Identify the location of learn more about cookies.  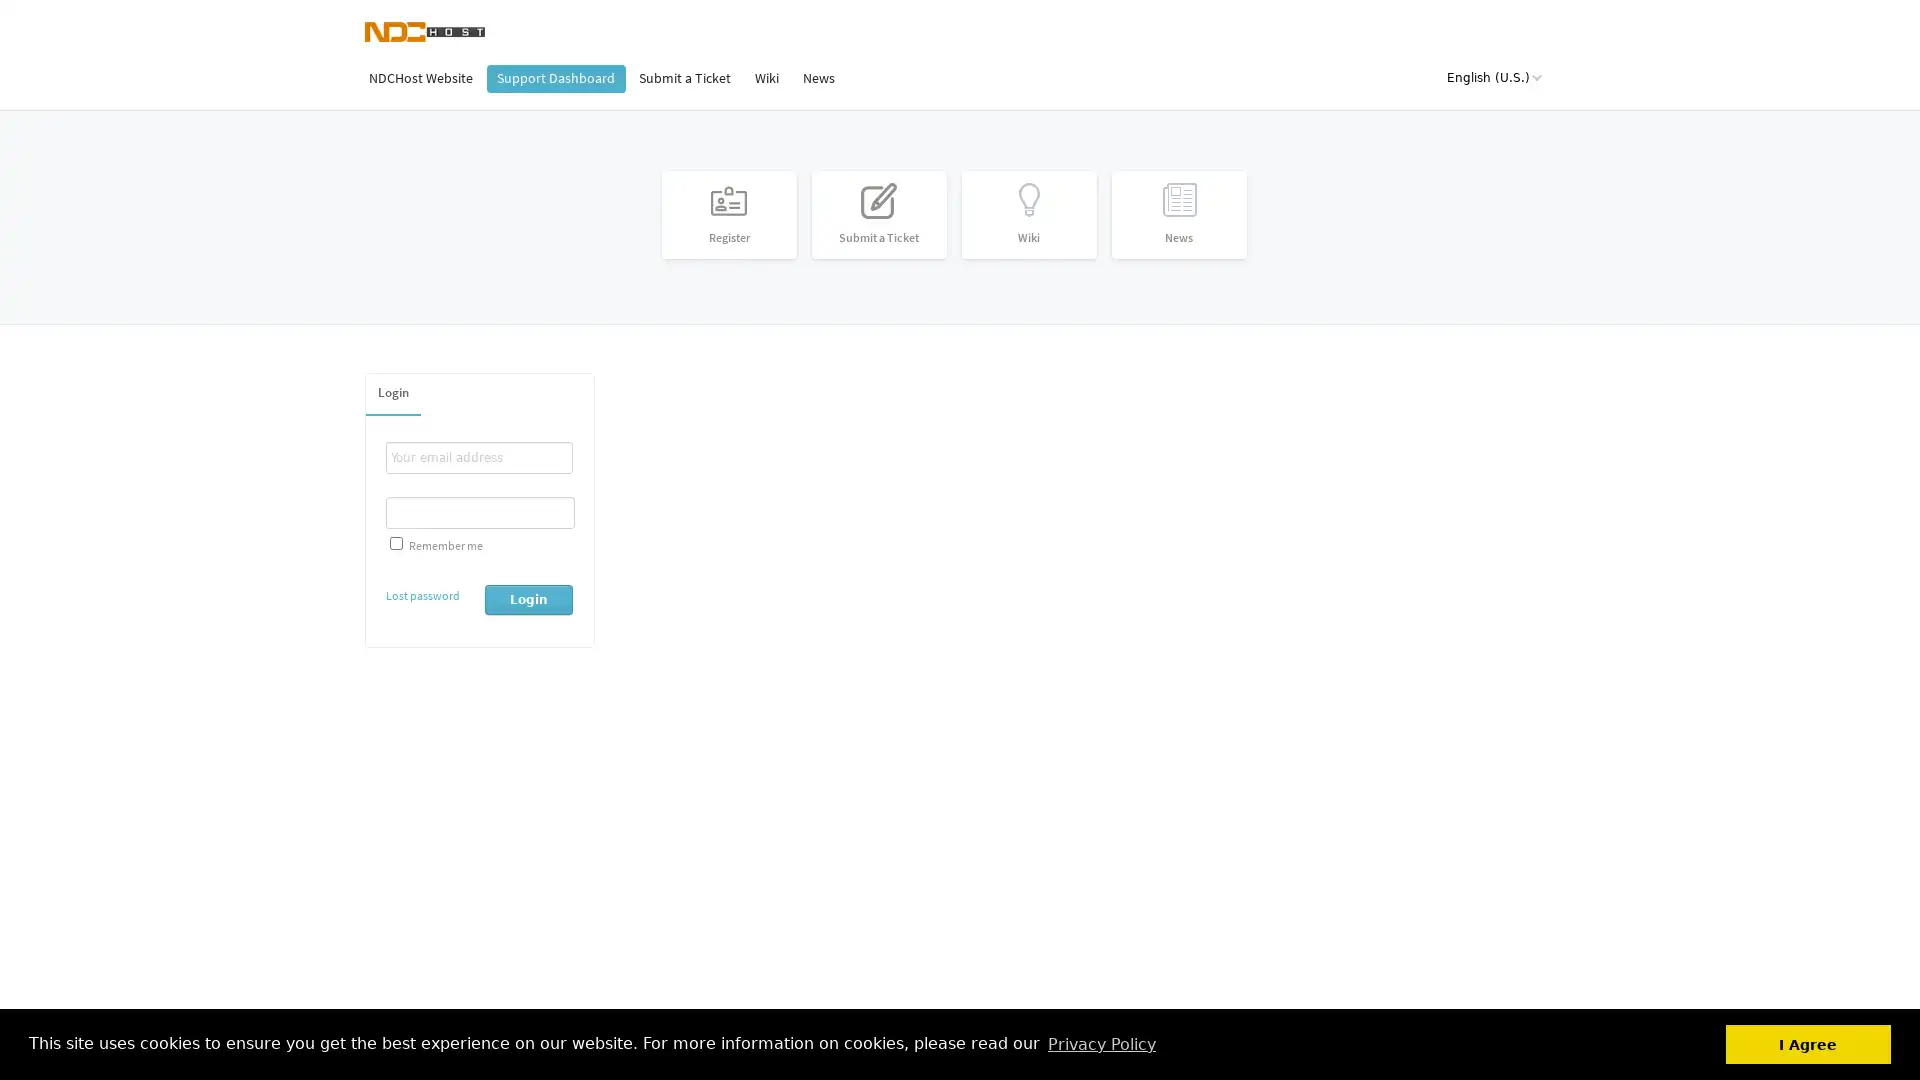
(1100, 1043).